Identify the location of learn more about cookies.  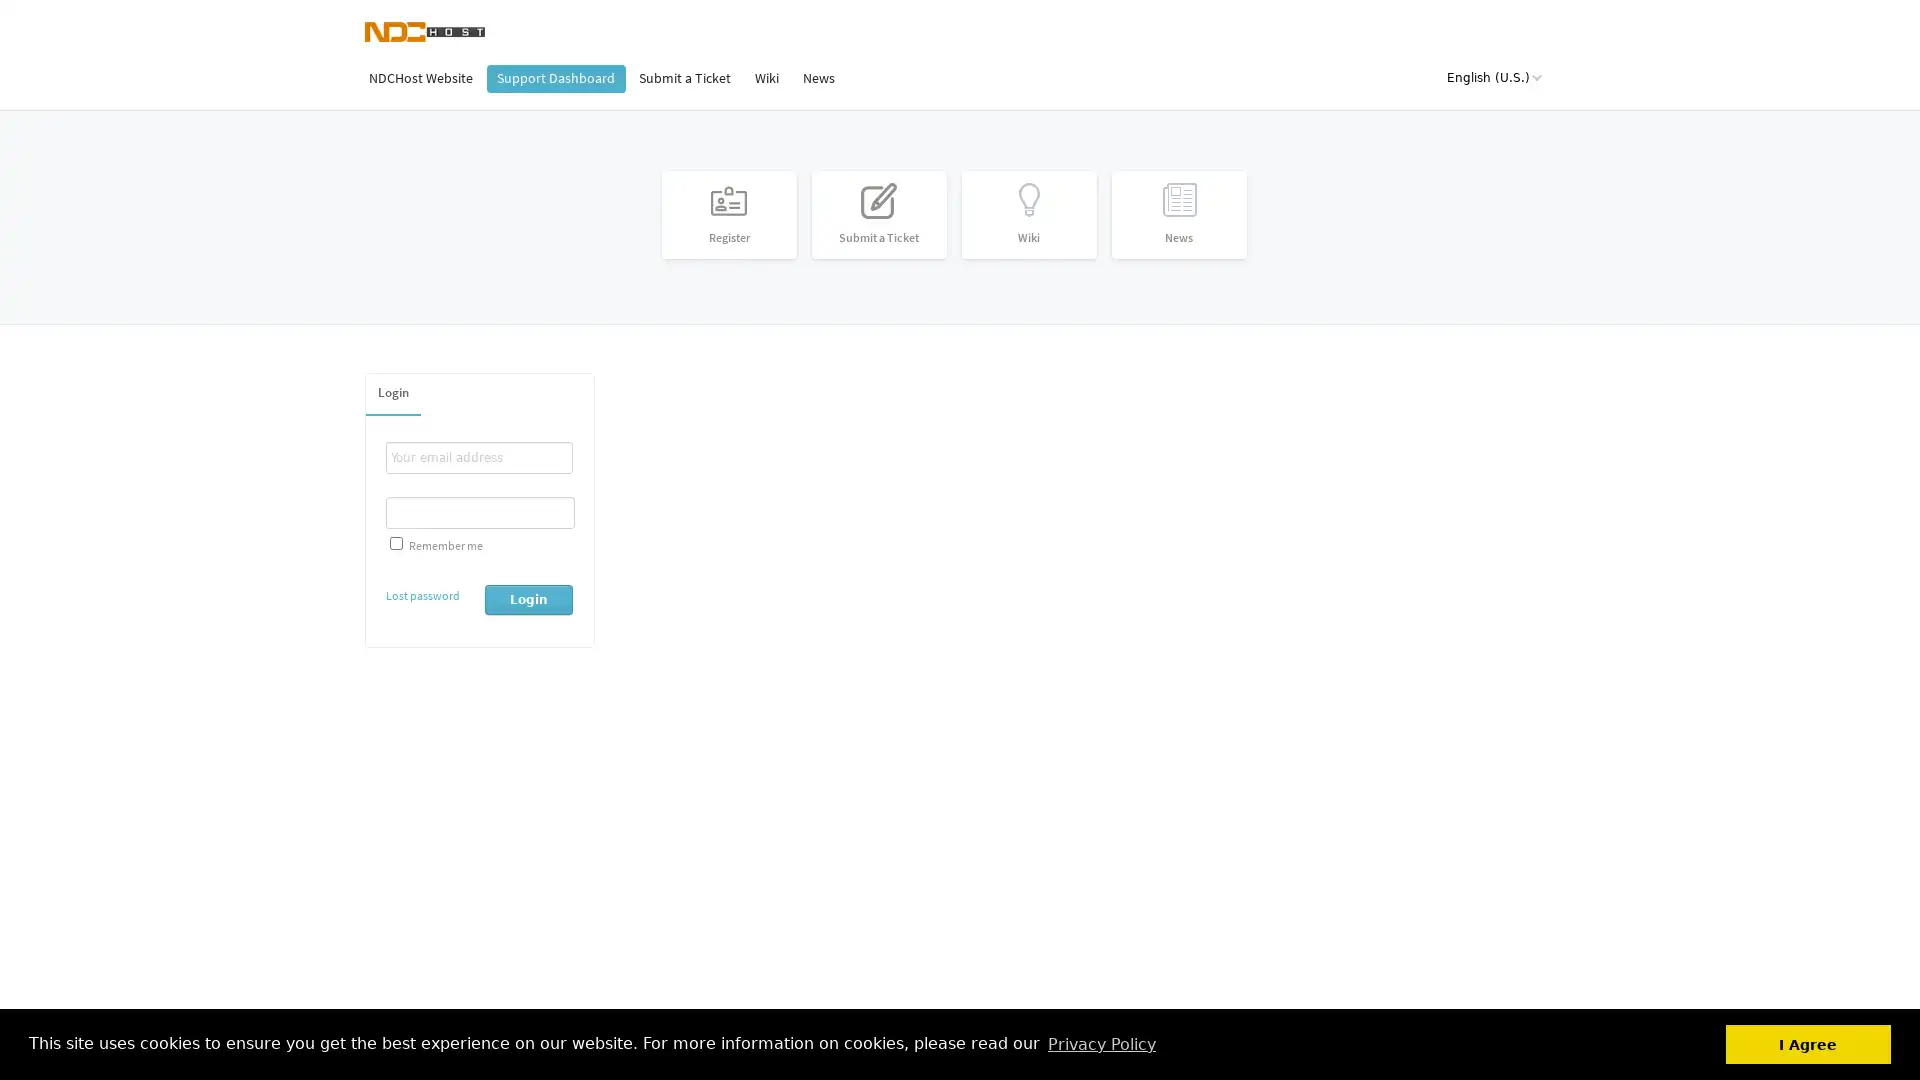
(1100, 1043).